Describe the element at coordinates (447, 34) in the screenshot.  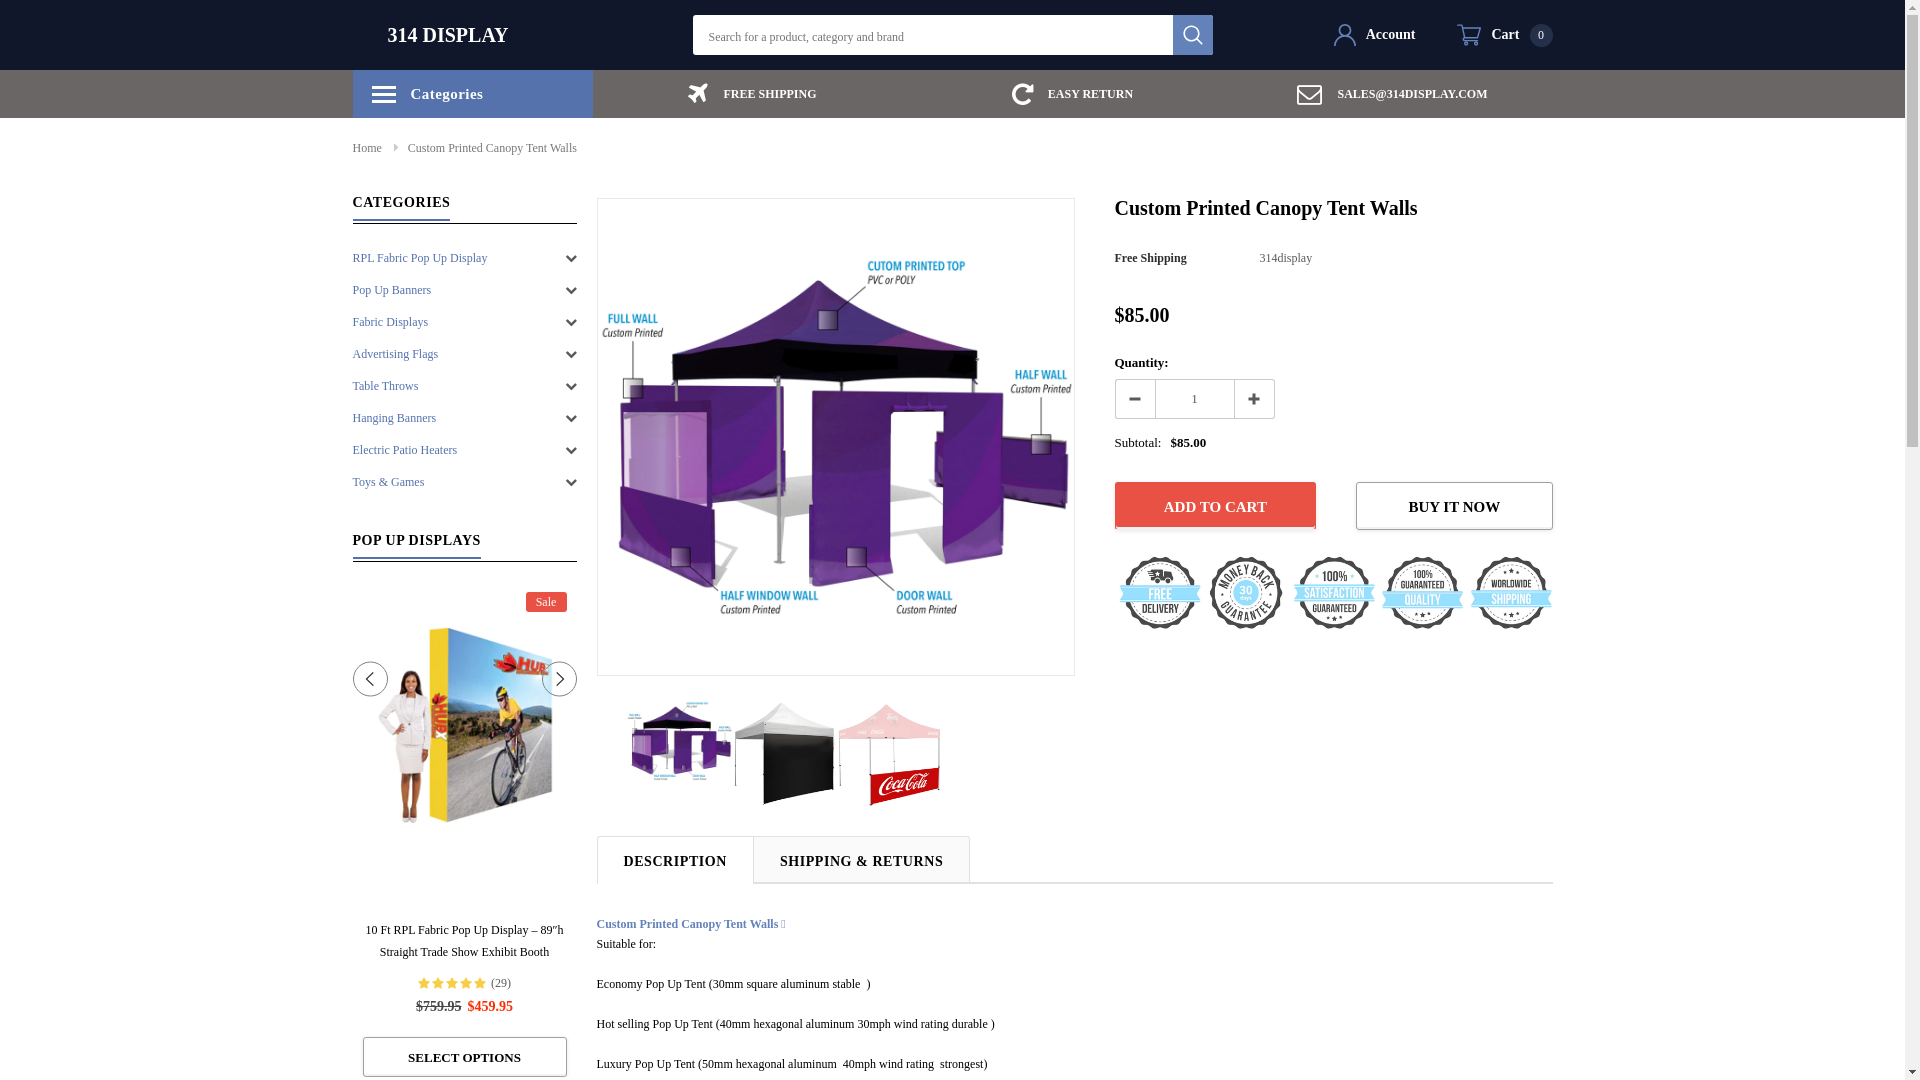
I see `'314 DISPLAY'` at that location.